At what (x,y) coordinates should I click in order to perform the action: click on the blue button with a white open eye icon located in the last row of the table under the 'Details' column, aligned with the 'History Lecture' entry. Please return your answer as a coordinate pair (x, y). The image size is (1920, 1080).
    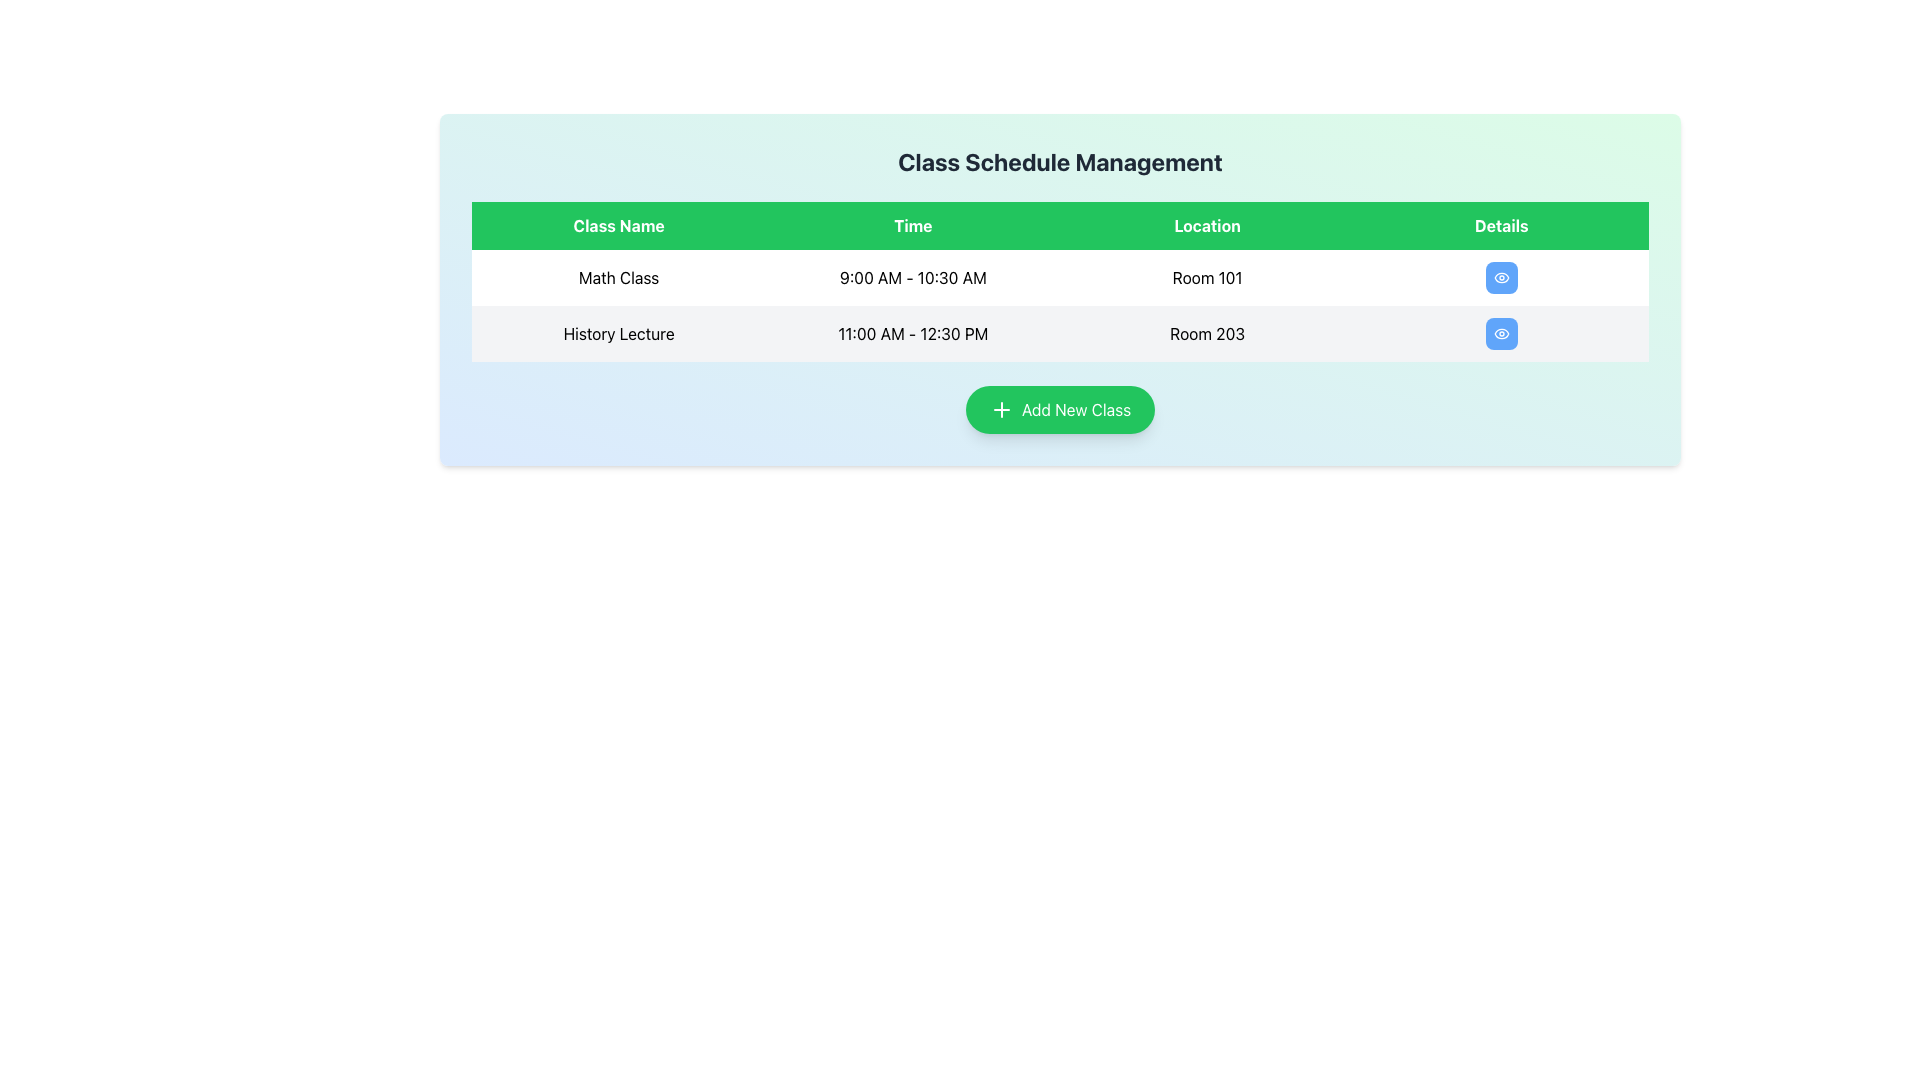
    Looking at the image, I should click on (1501, 333).